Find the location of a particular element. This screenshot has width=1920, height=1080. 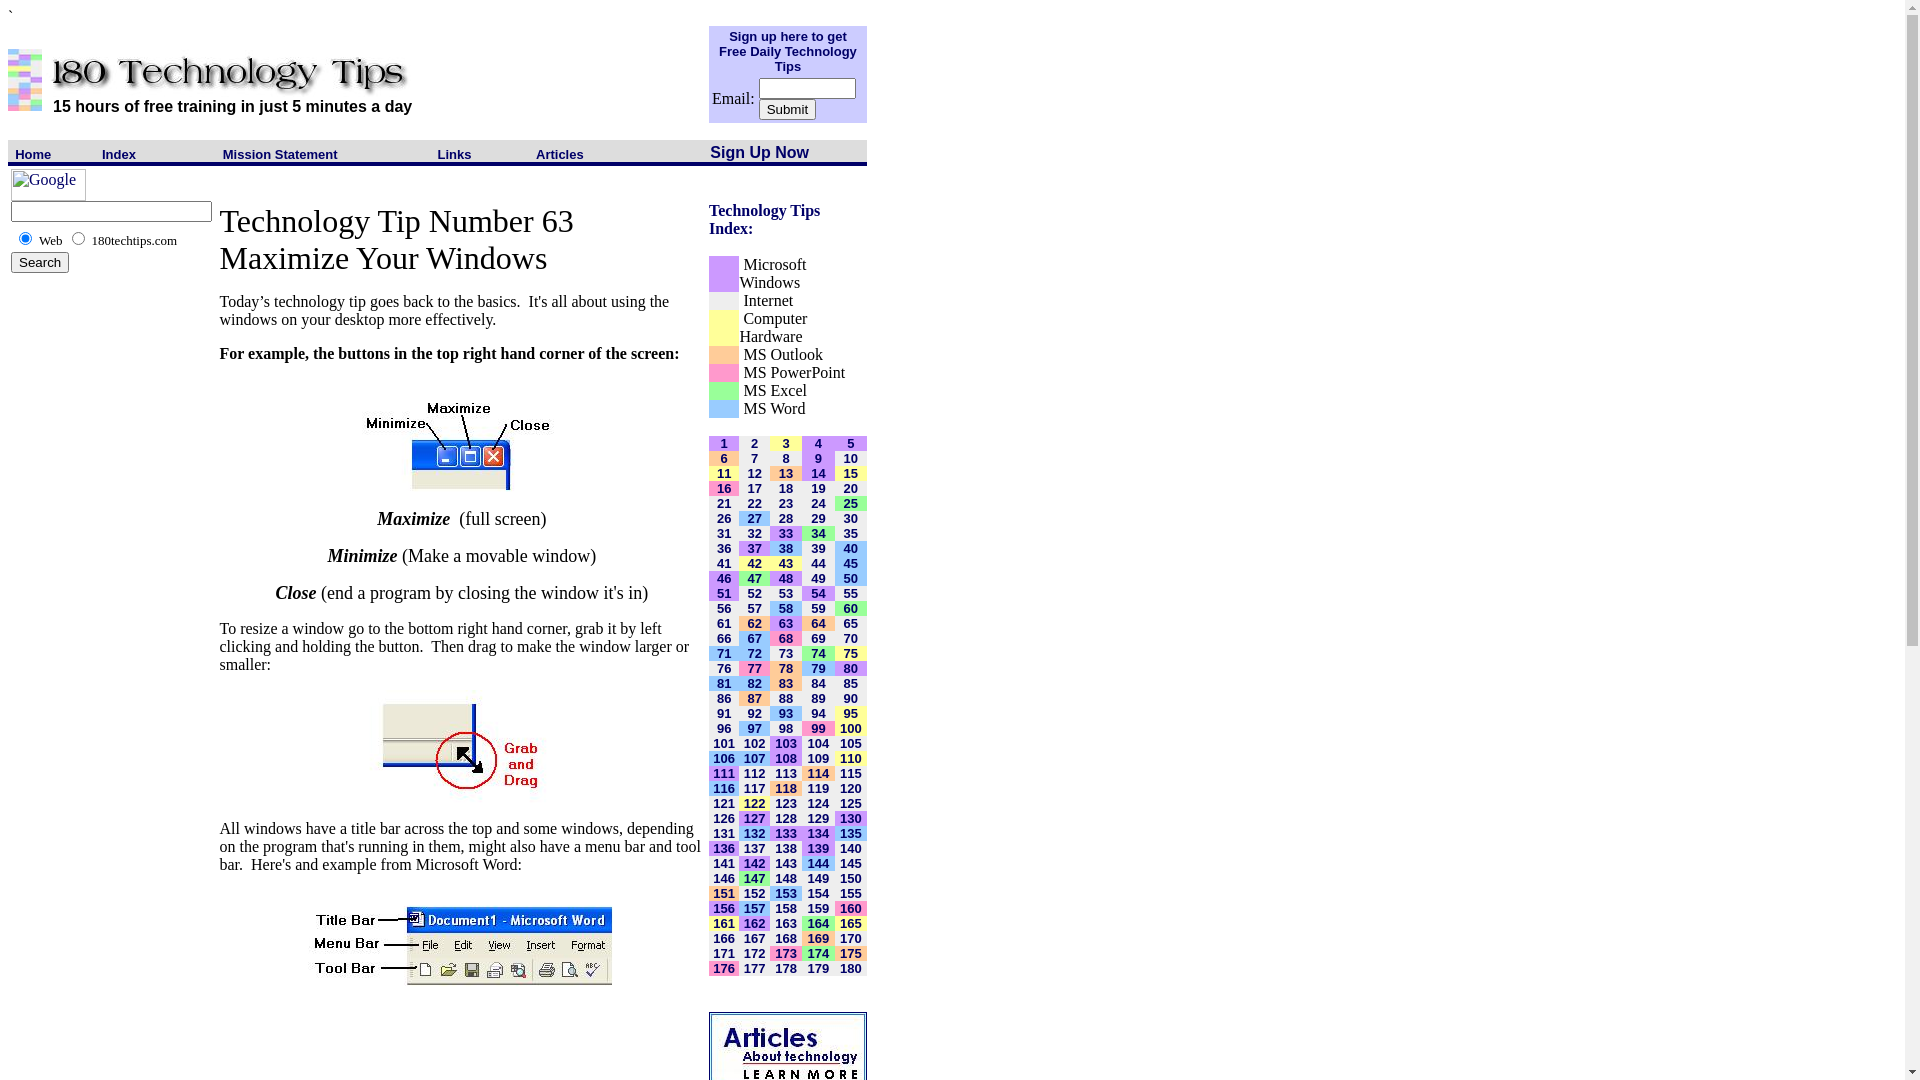

'7' is located at coordinates (753, 458).